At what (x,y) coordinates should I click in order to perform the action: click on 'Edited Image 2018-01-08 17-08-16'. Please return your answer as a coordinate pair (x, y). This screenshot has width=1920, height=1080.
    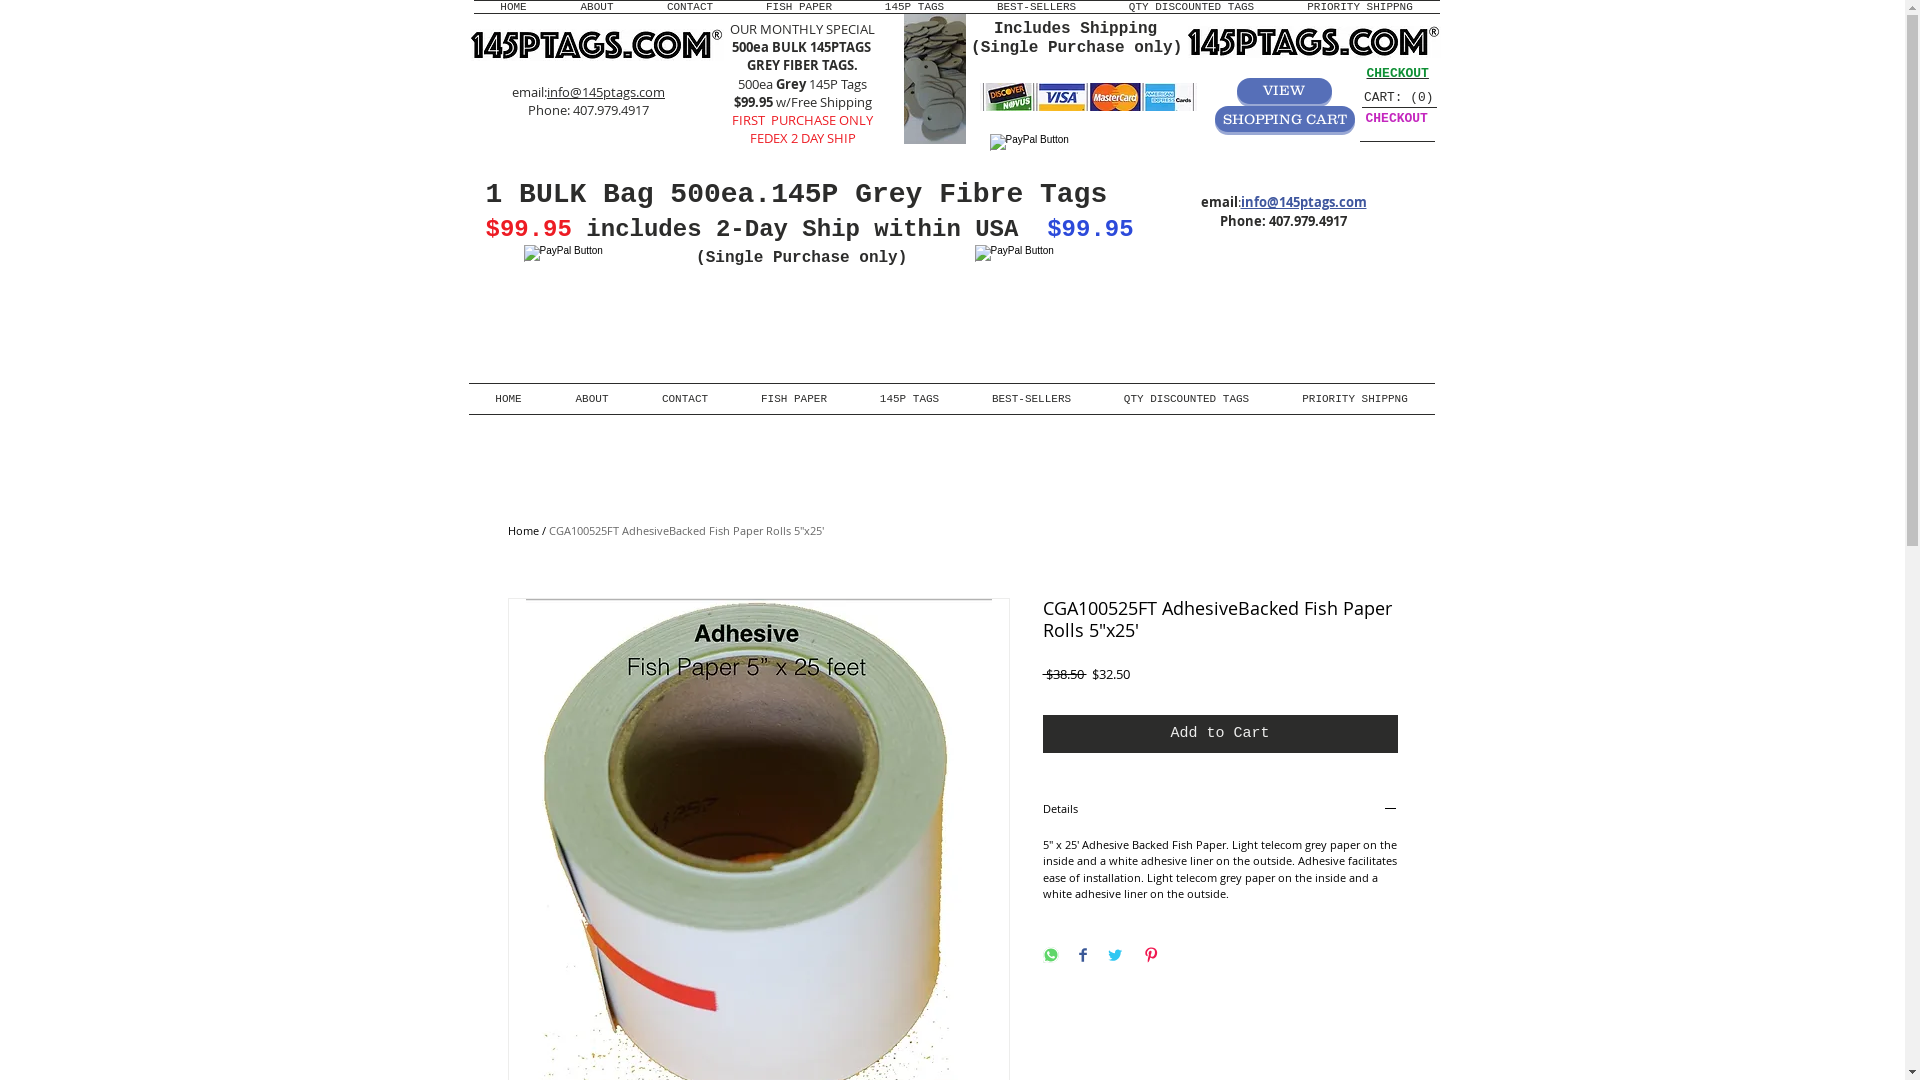
    Looking at the image, I should click on (934, 77).